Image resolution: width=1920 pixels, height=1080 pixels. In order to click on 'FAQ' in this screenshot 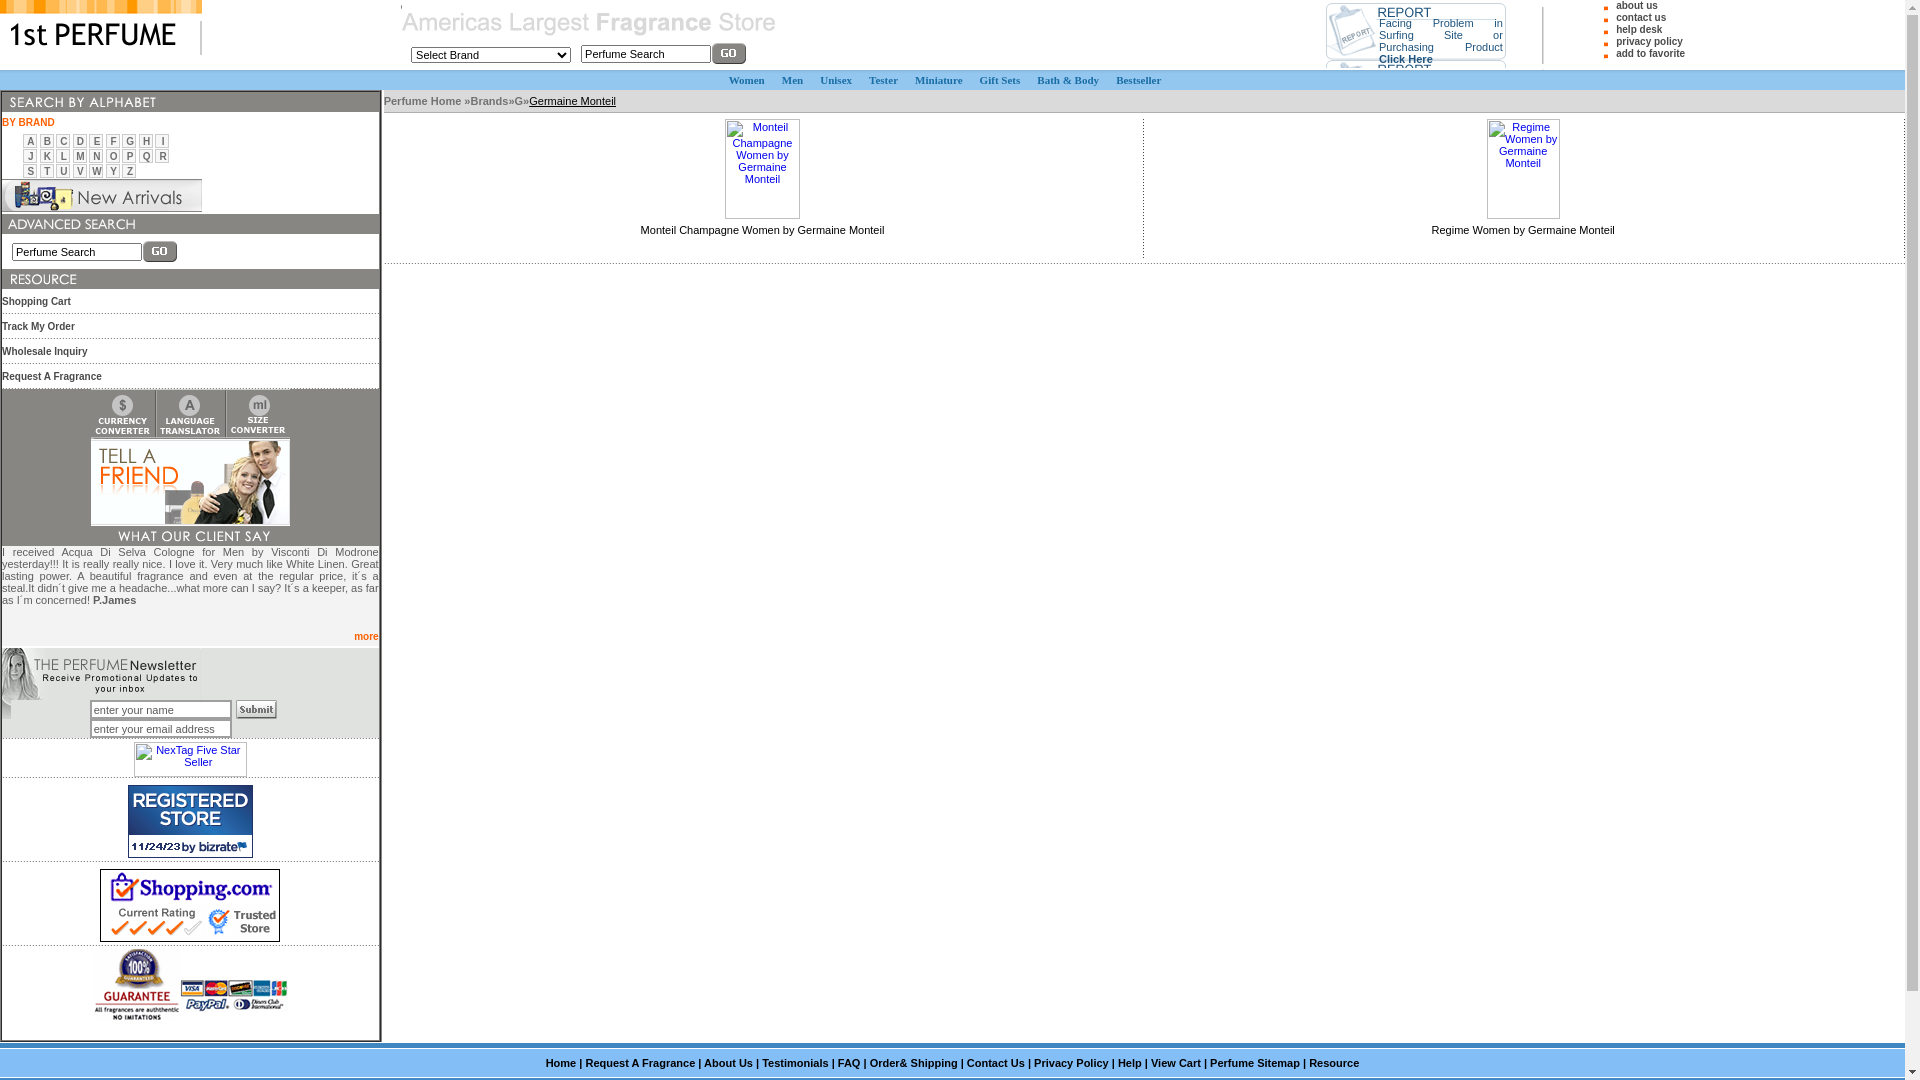, I will do `click(849, 1062)`.